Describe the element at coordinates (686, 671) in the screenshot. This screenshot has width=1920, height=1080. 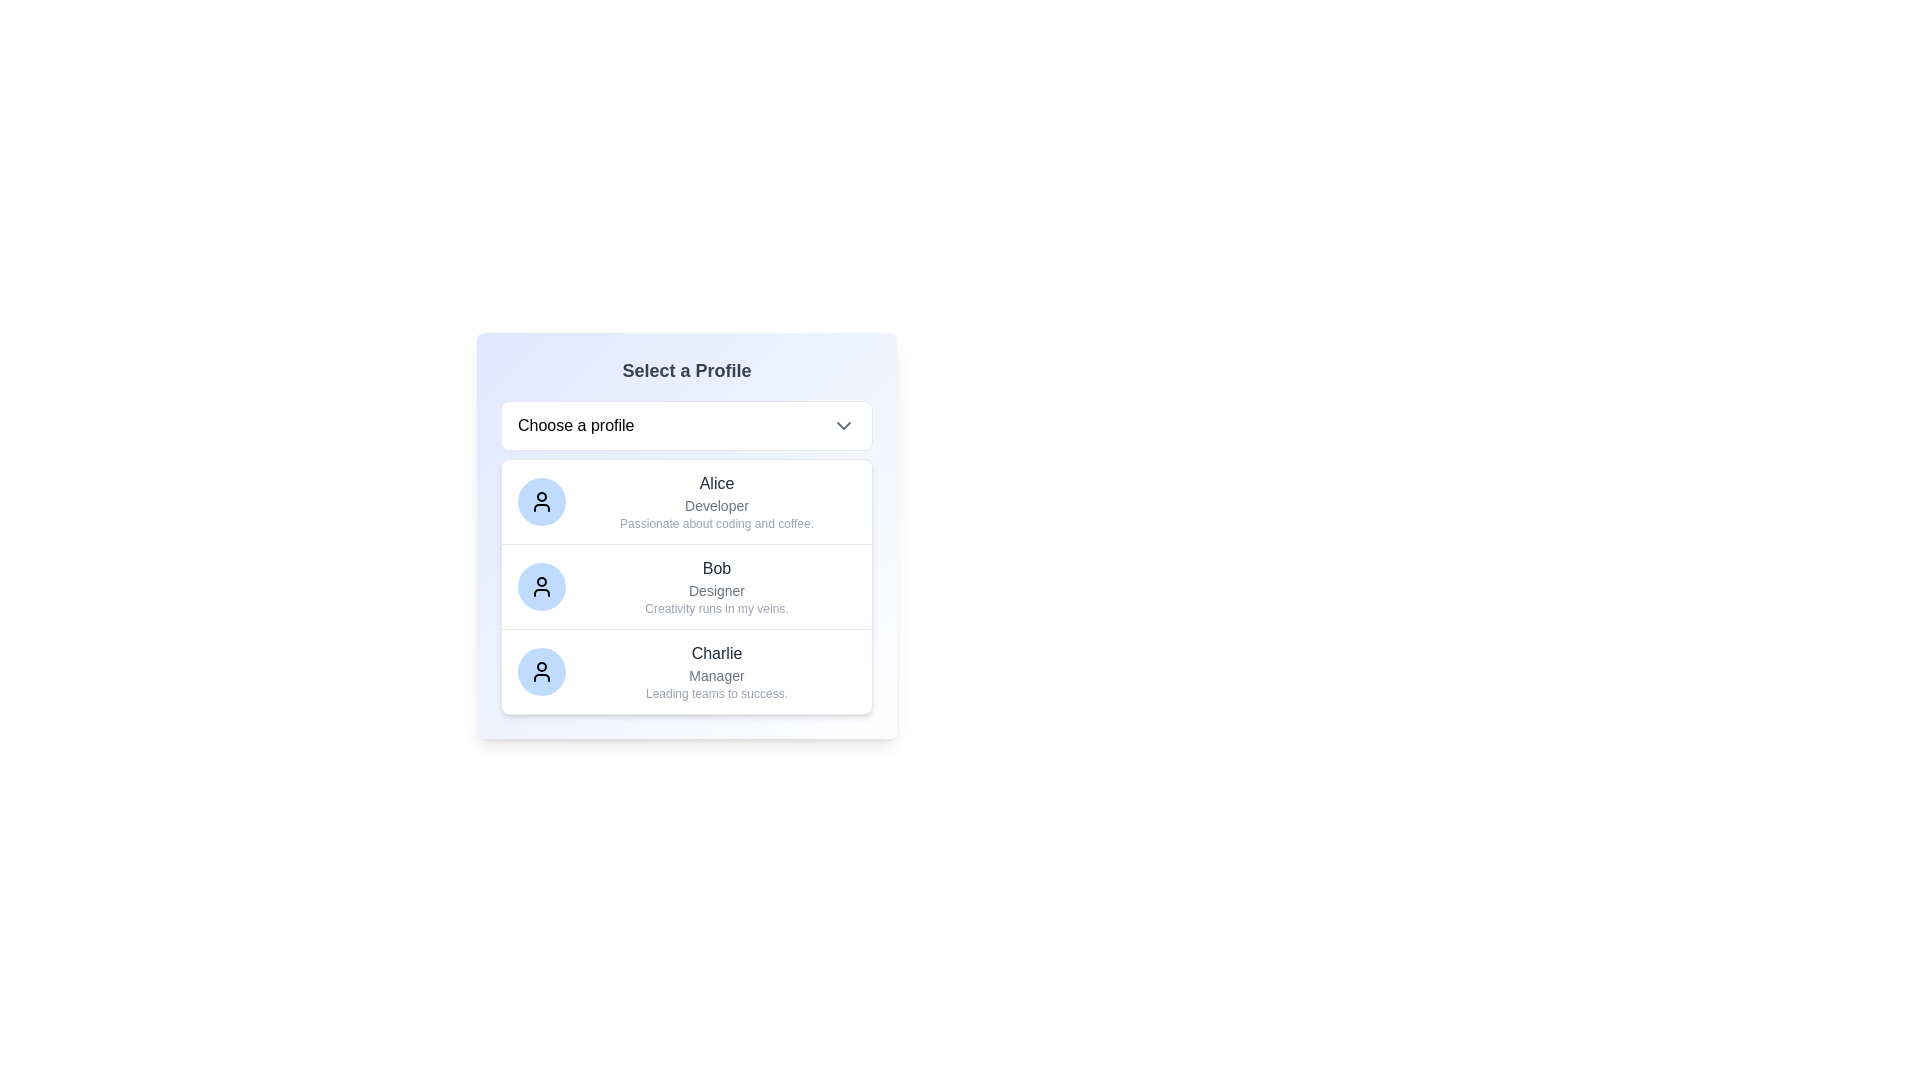
I see `the profile selection list item for 'Charlie', which is the third row in the list under the header 'Select a Profile'` at that location.